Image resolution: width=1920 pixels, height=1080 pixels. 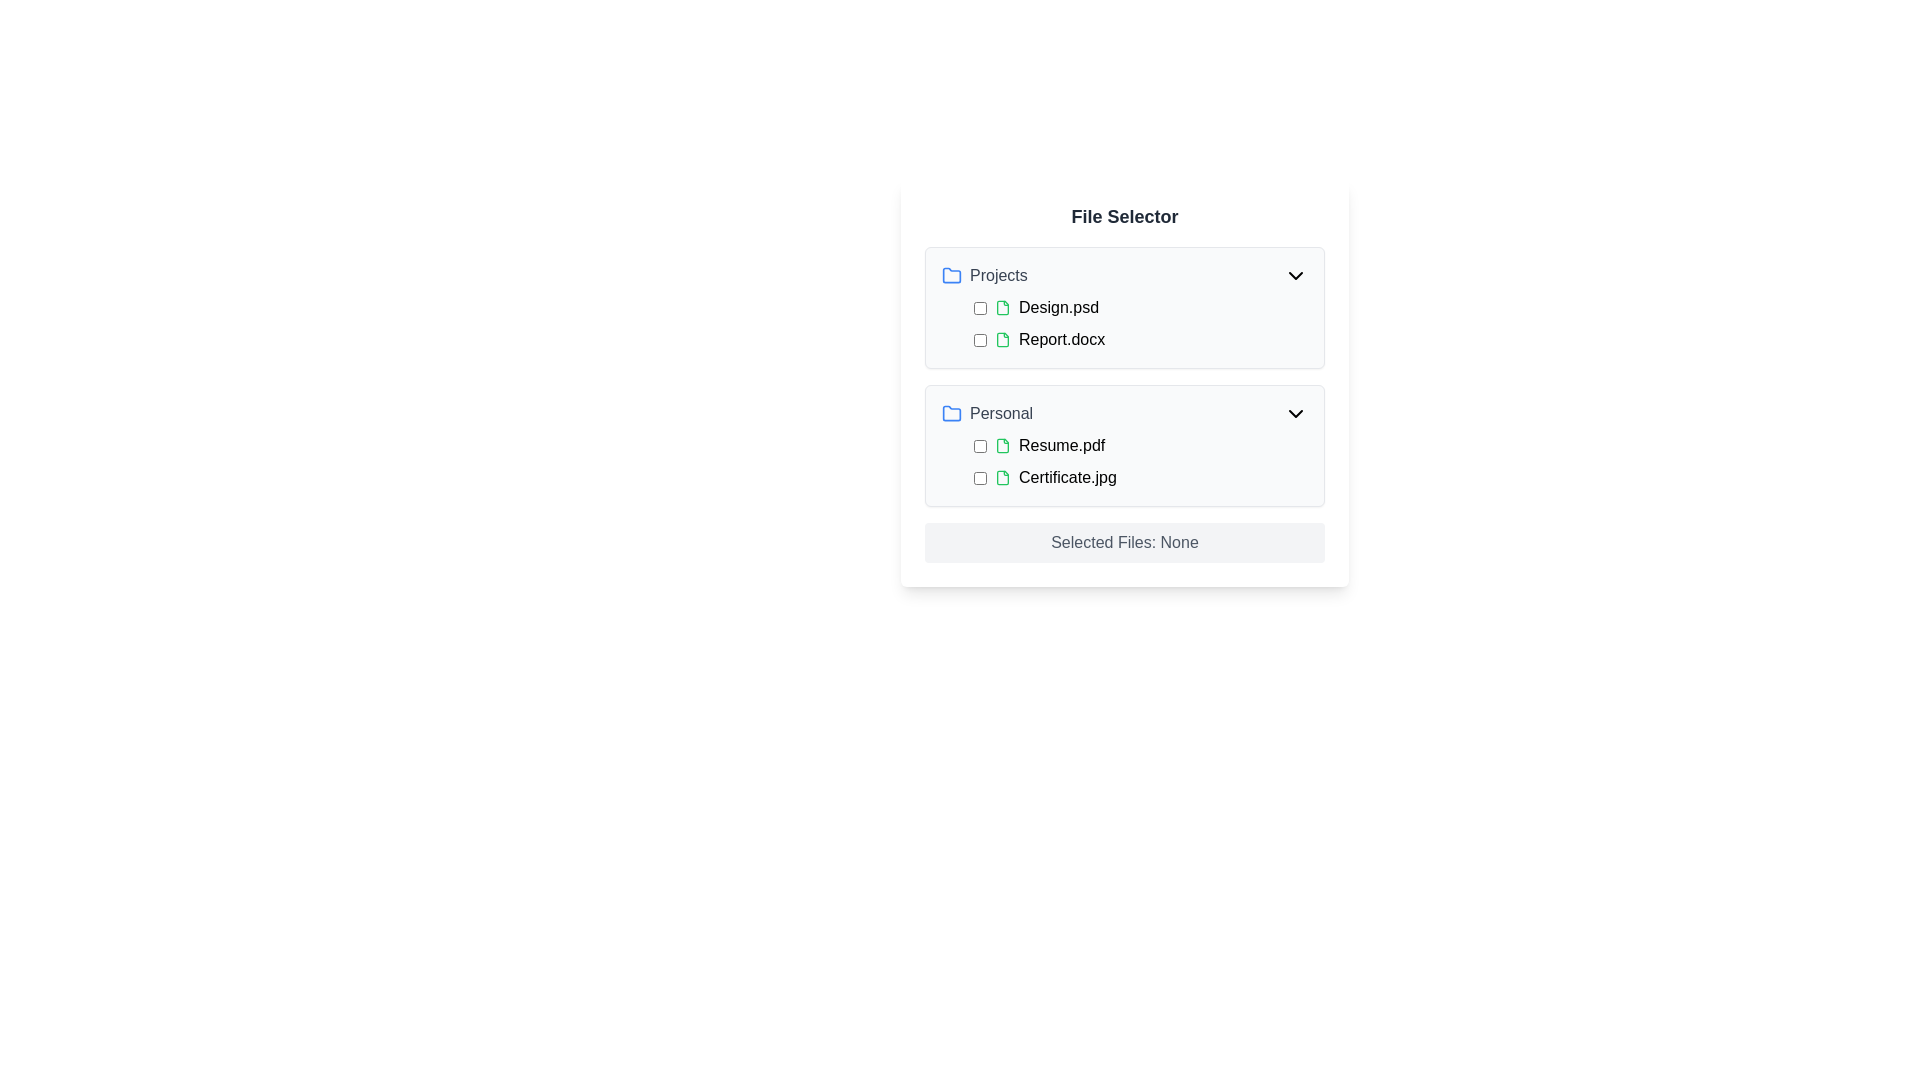 What do you see at coordinates (998, 276) in the screenshot?
I see `the text label displaying 'Projects' in gray located at the upper section of the file selector interface` at bounding box center [998, 276].